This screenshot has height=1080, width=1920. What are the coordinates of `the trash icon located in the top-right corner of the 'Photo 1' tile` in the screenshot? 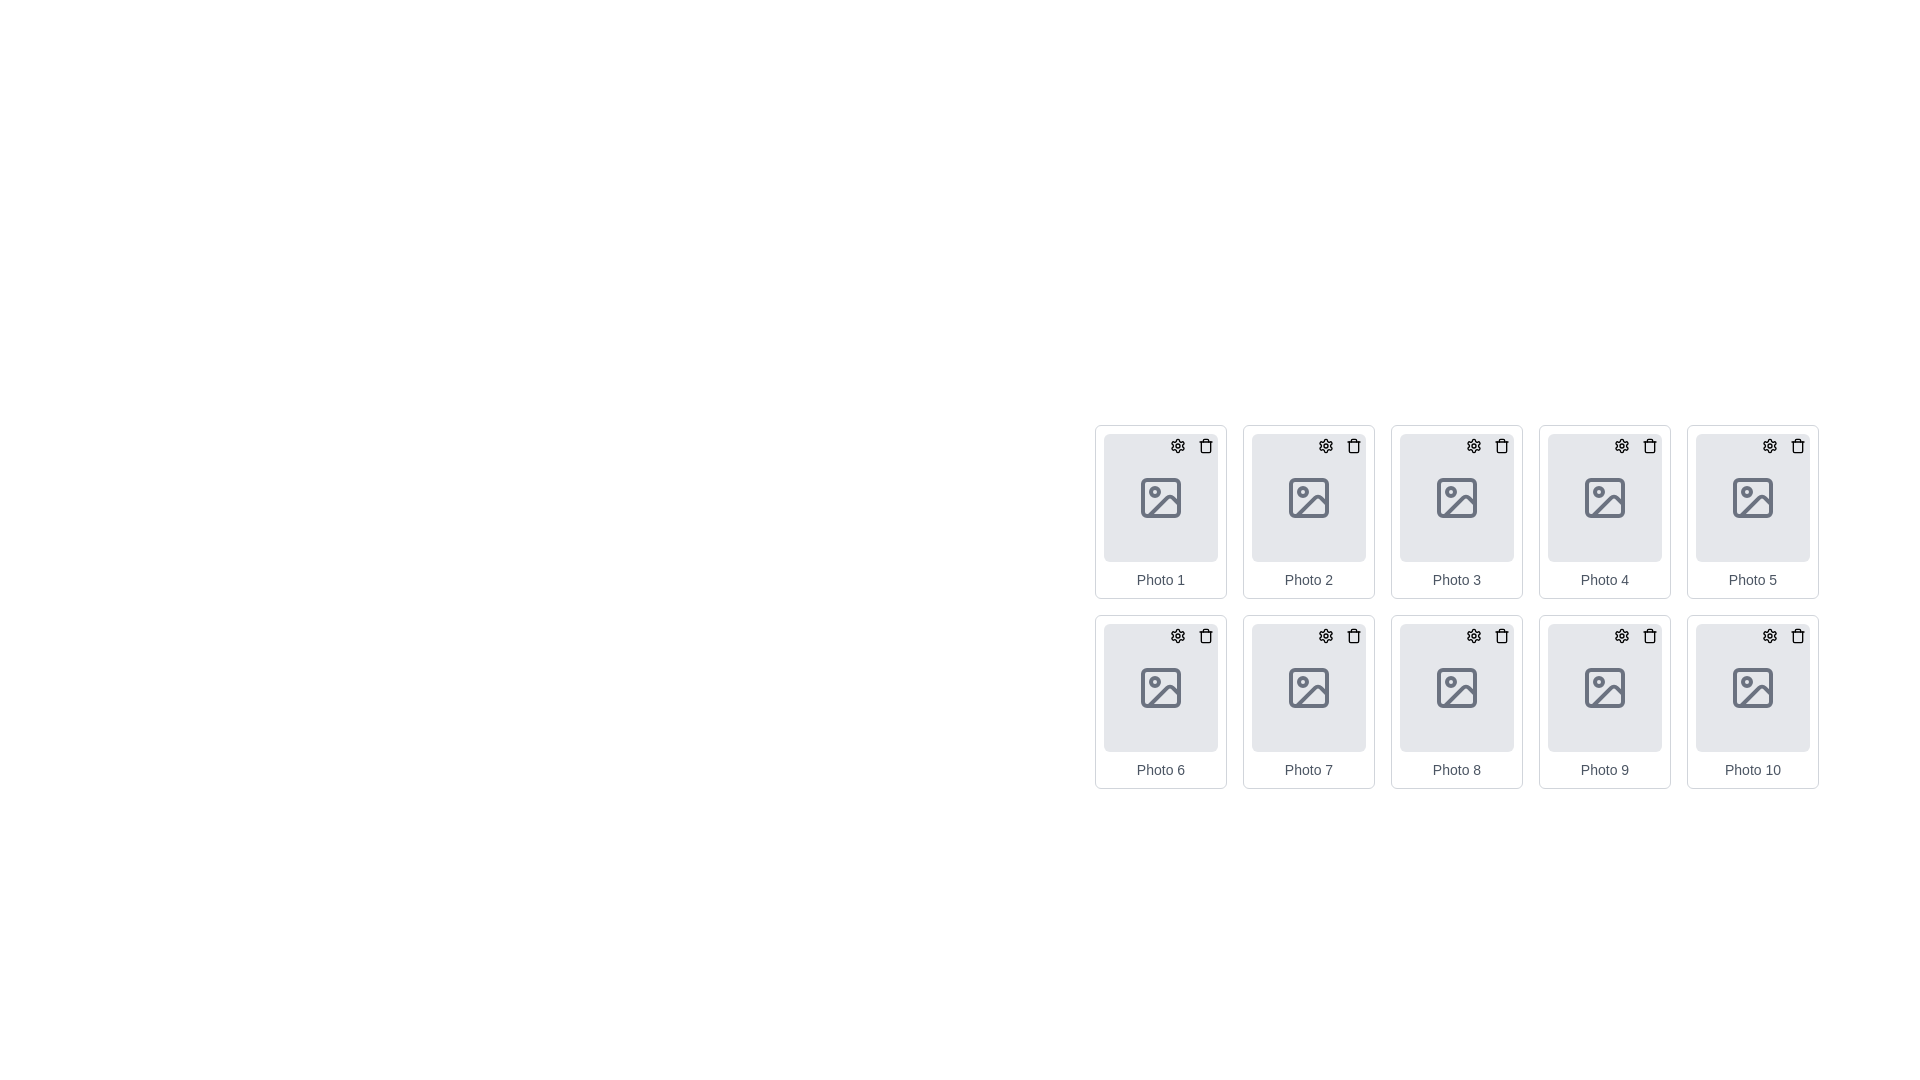 It's located at (1204, 445).